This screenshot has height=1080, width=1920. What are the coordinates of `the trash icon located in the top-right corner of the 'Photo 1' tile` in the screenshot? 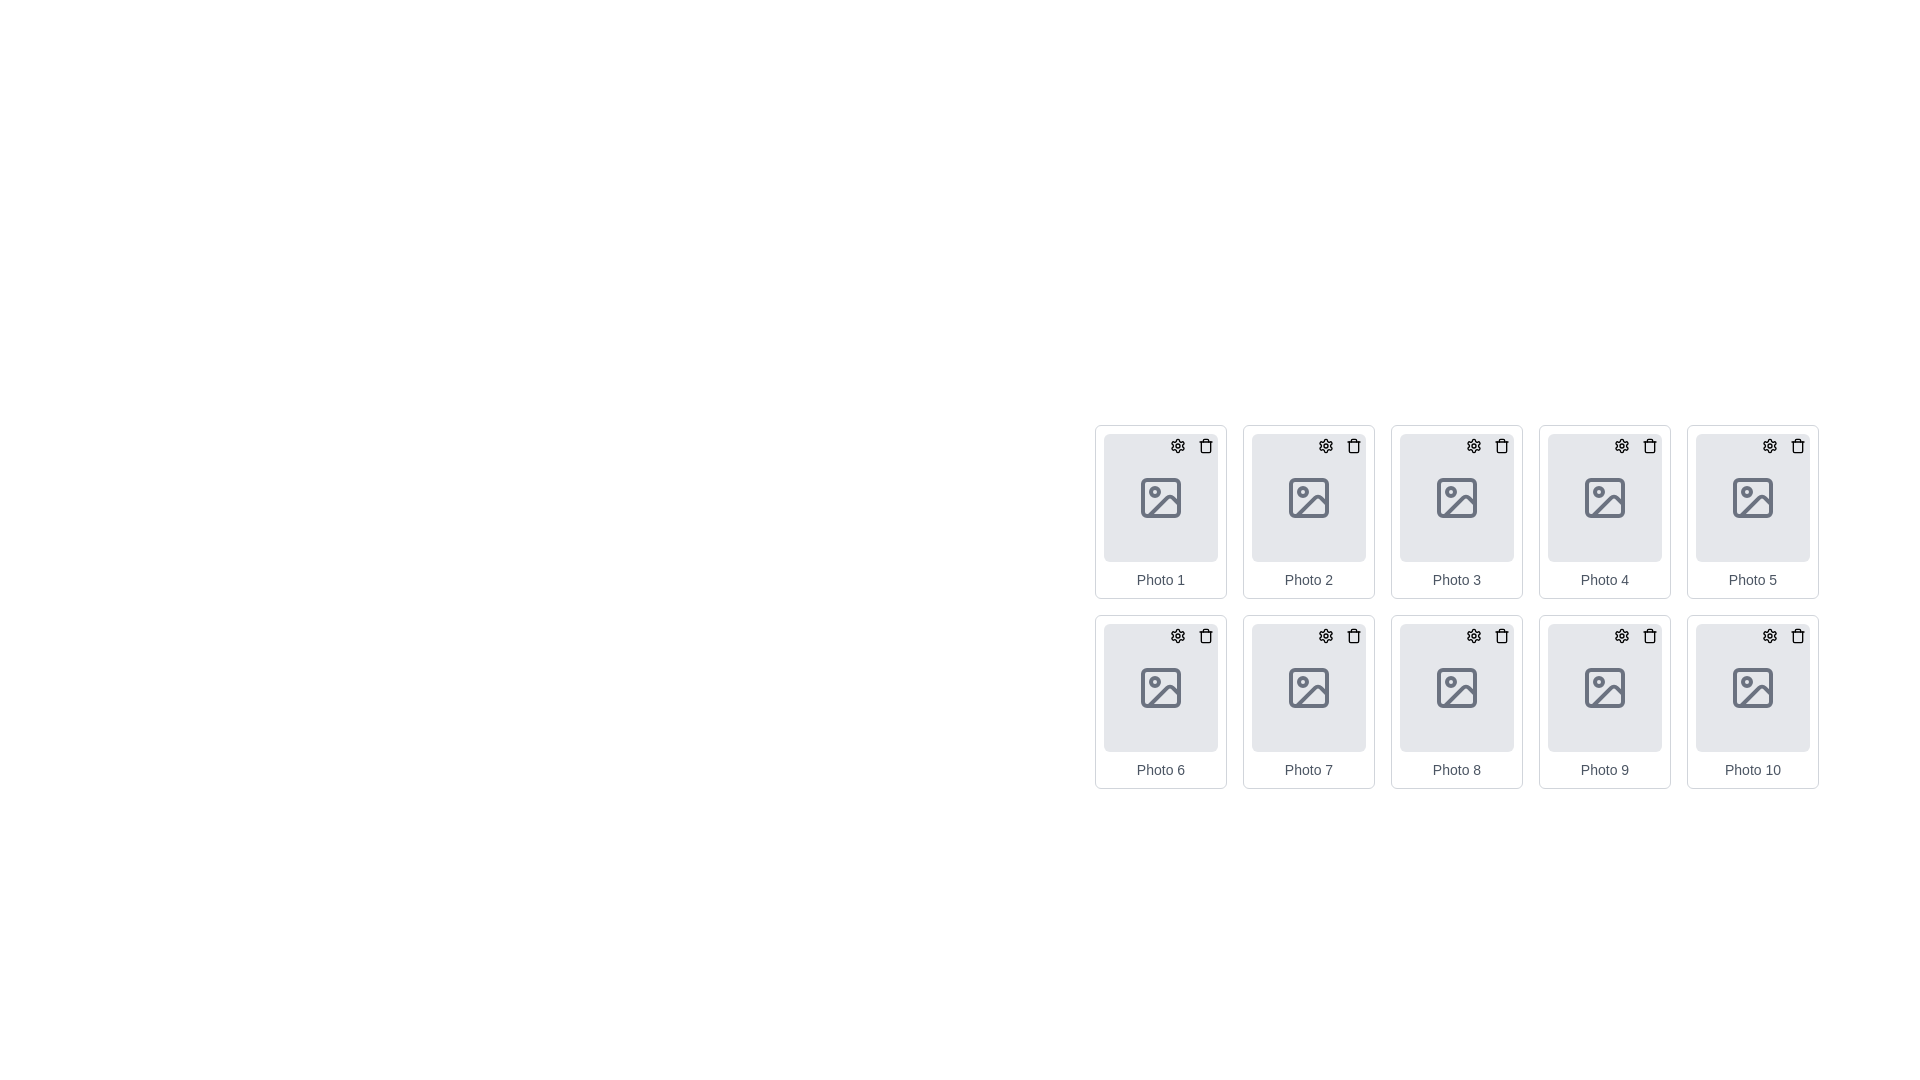 It's located at (1204, 445).